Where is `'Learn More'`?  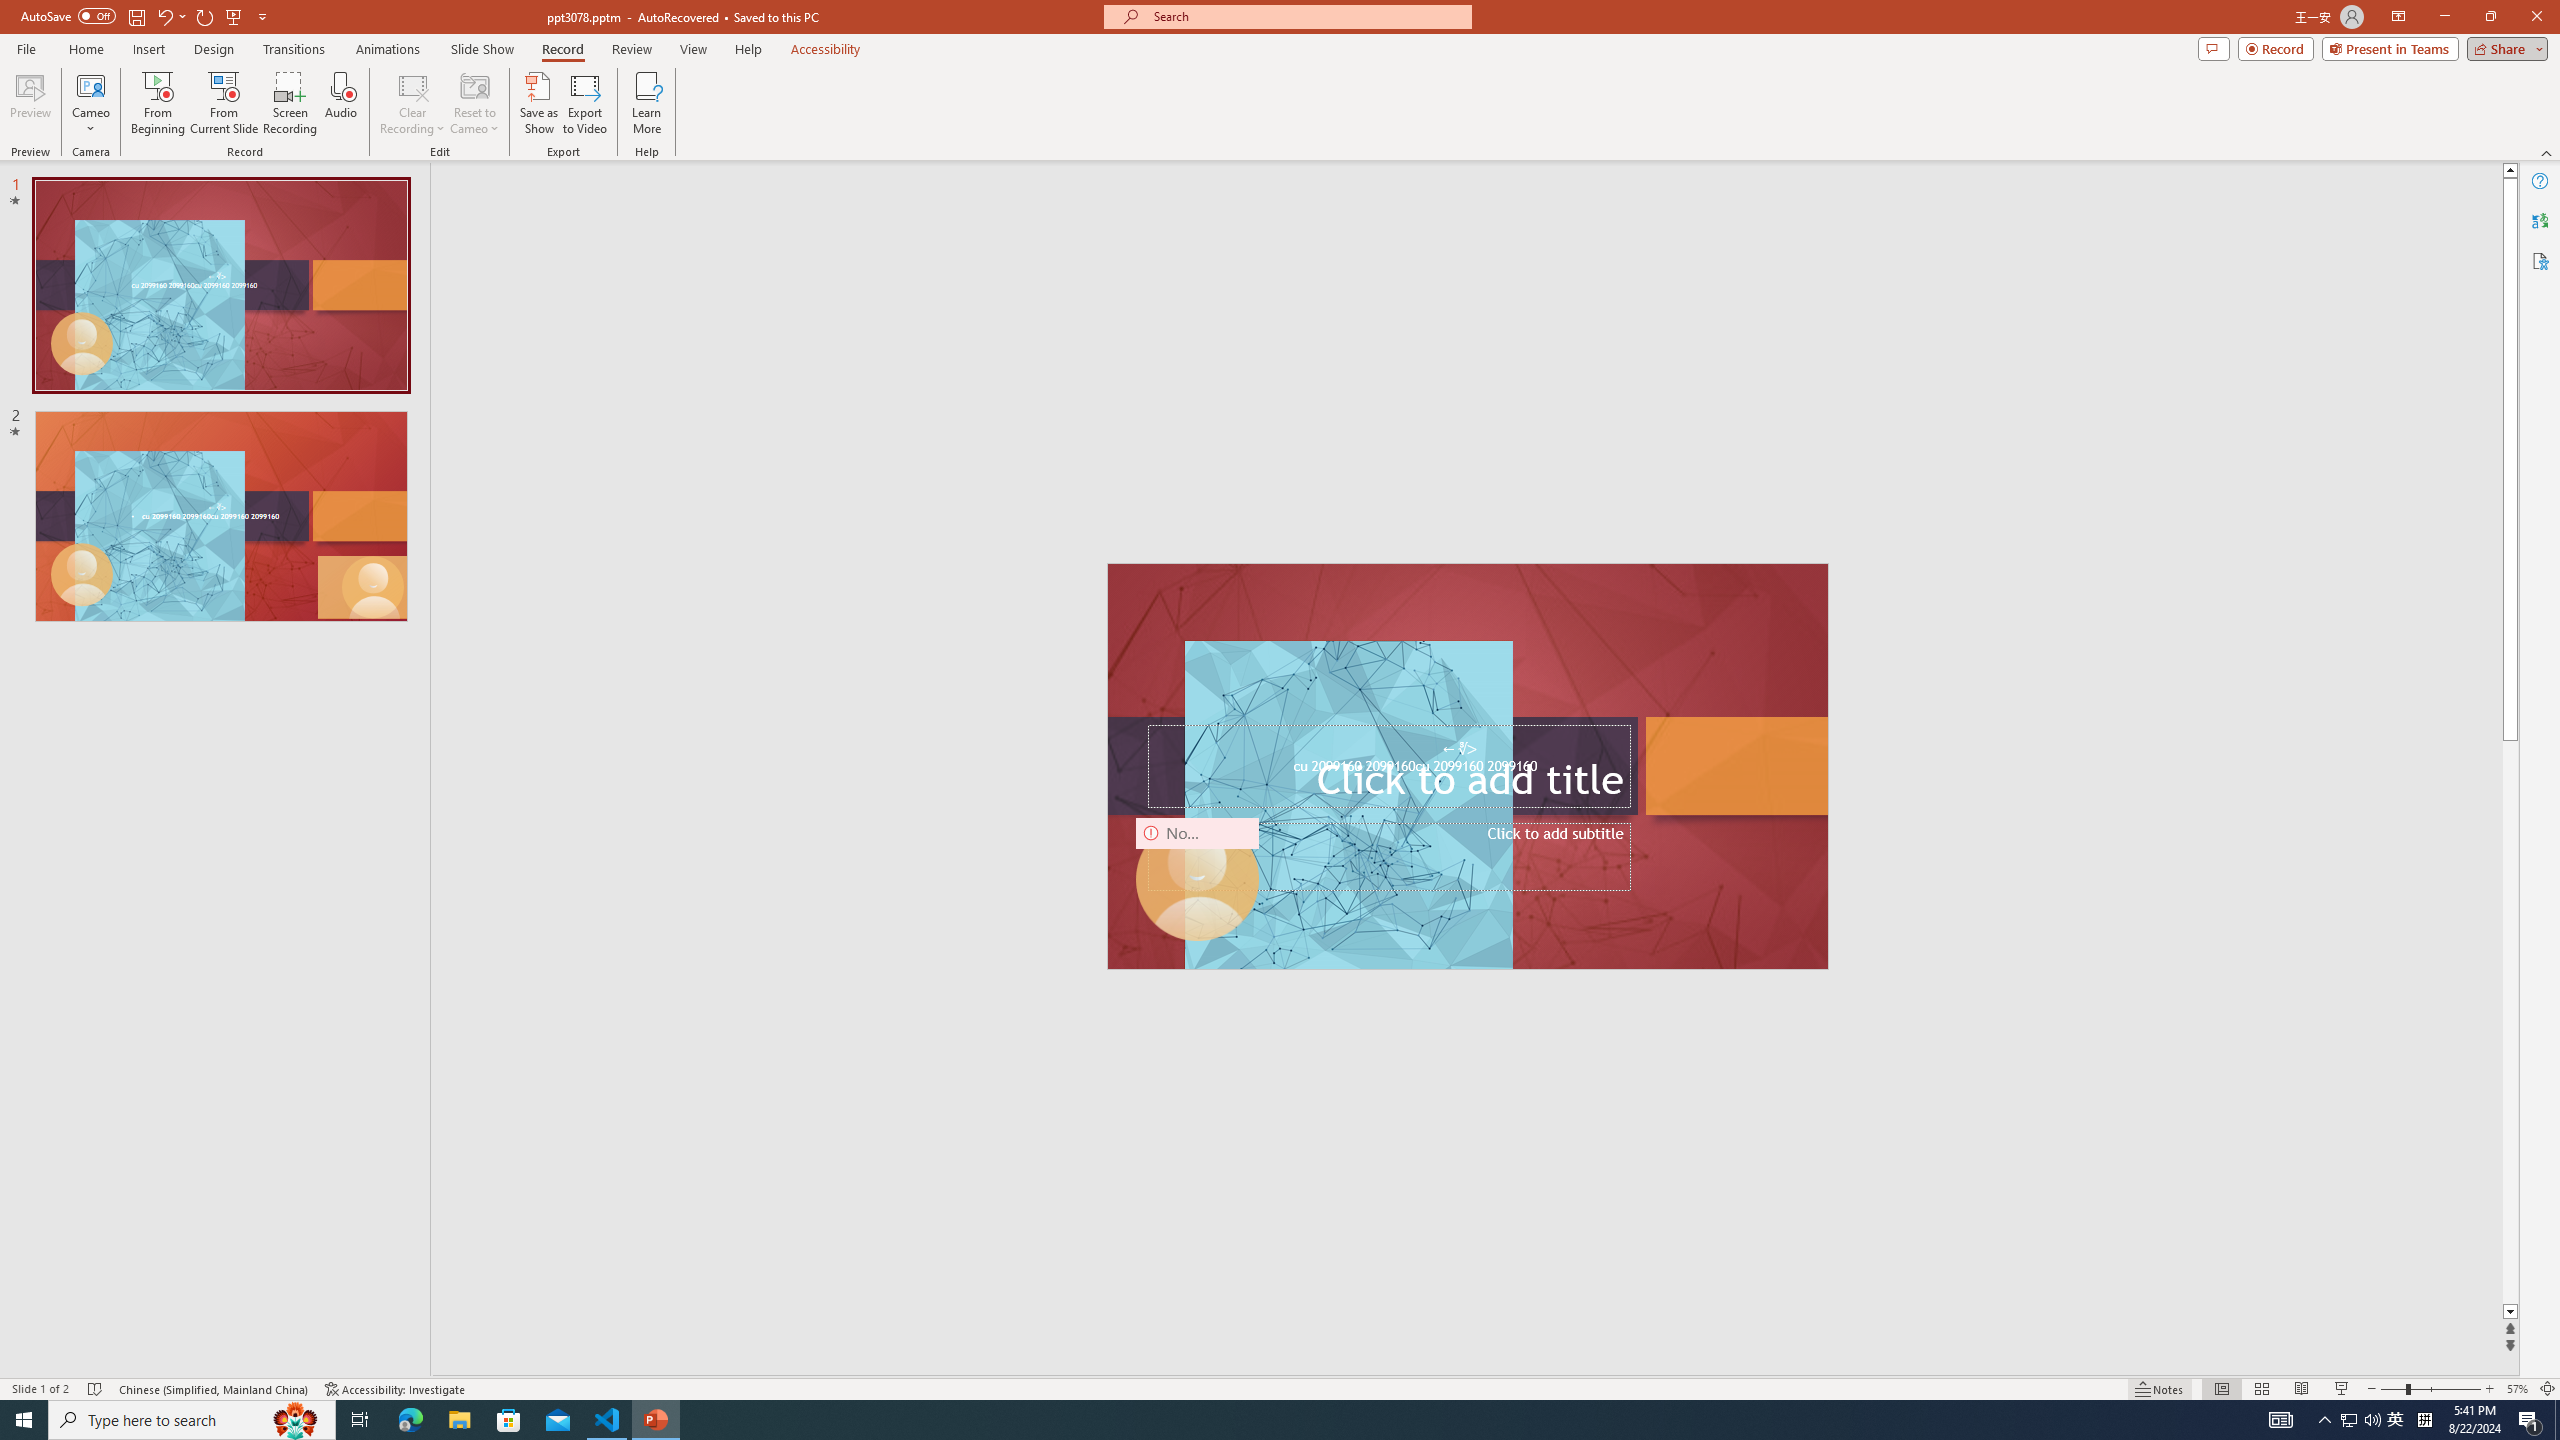 'Learn More' is located at coordinates (647, 103).